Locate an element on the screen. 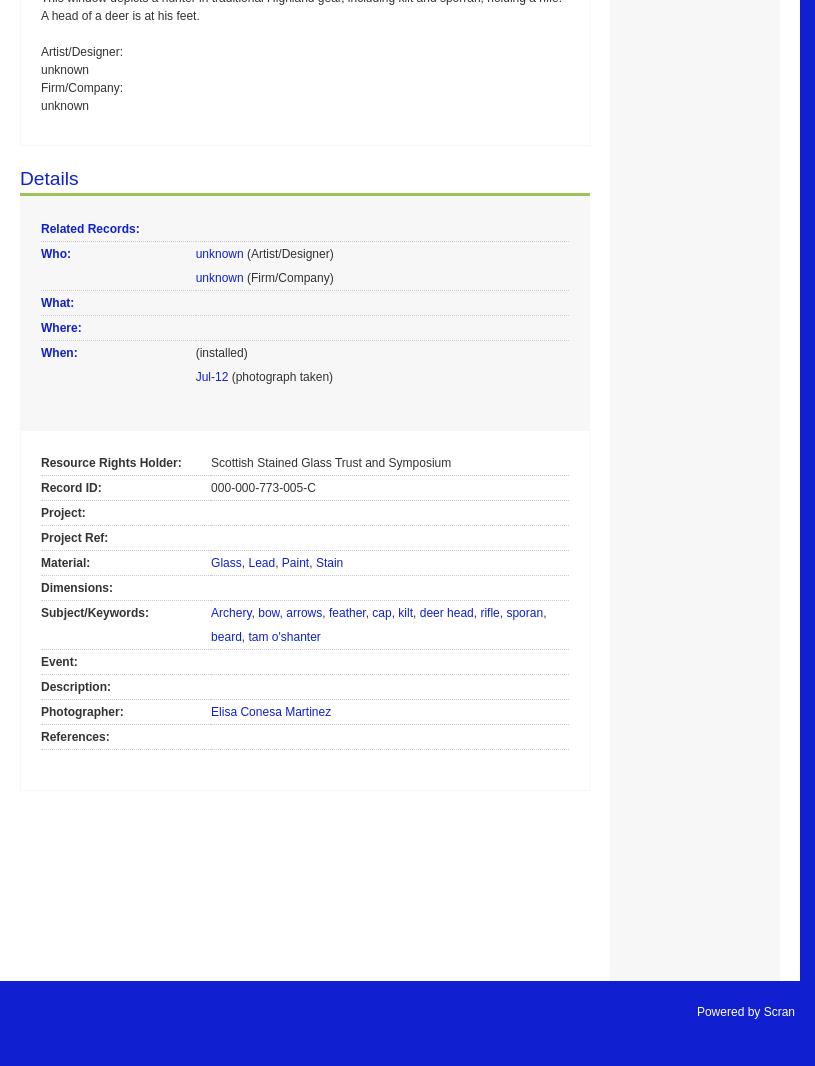 This screenshot has width=815, height=1066. '(photograph taken)' is located at coordinates (279, 375).